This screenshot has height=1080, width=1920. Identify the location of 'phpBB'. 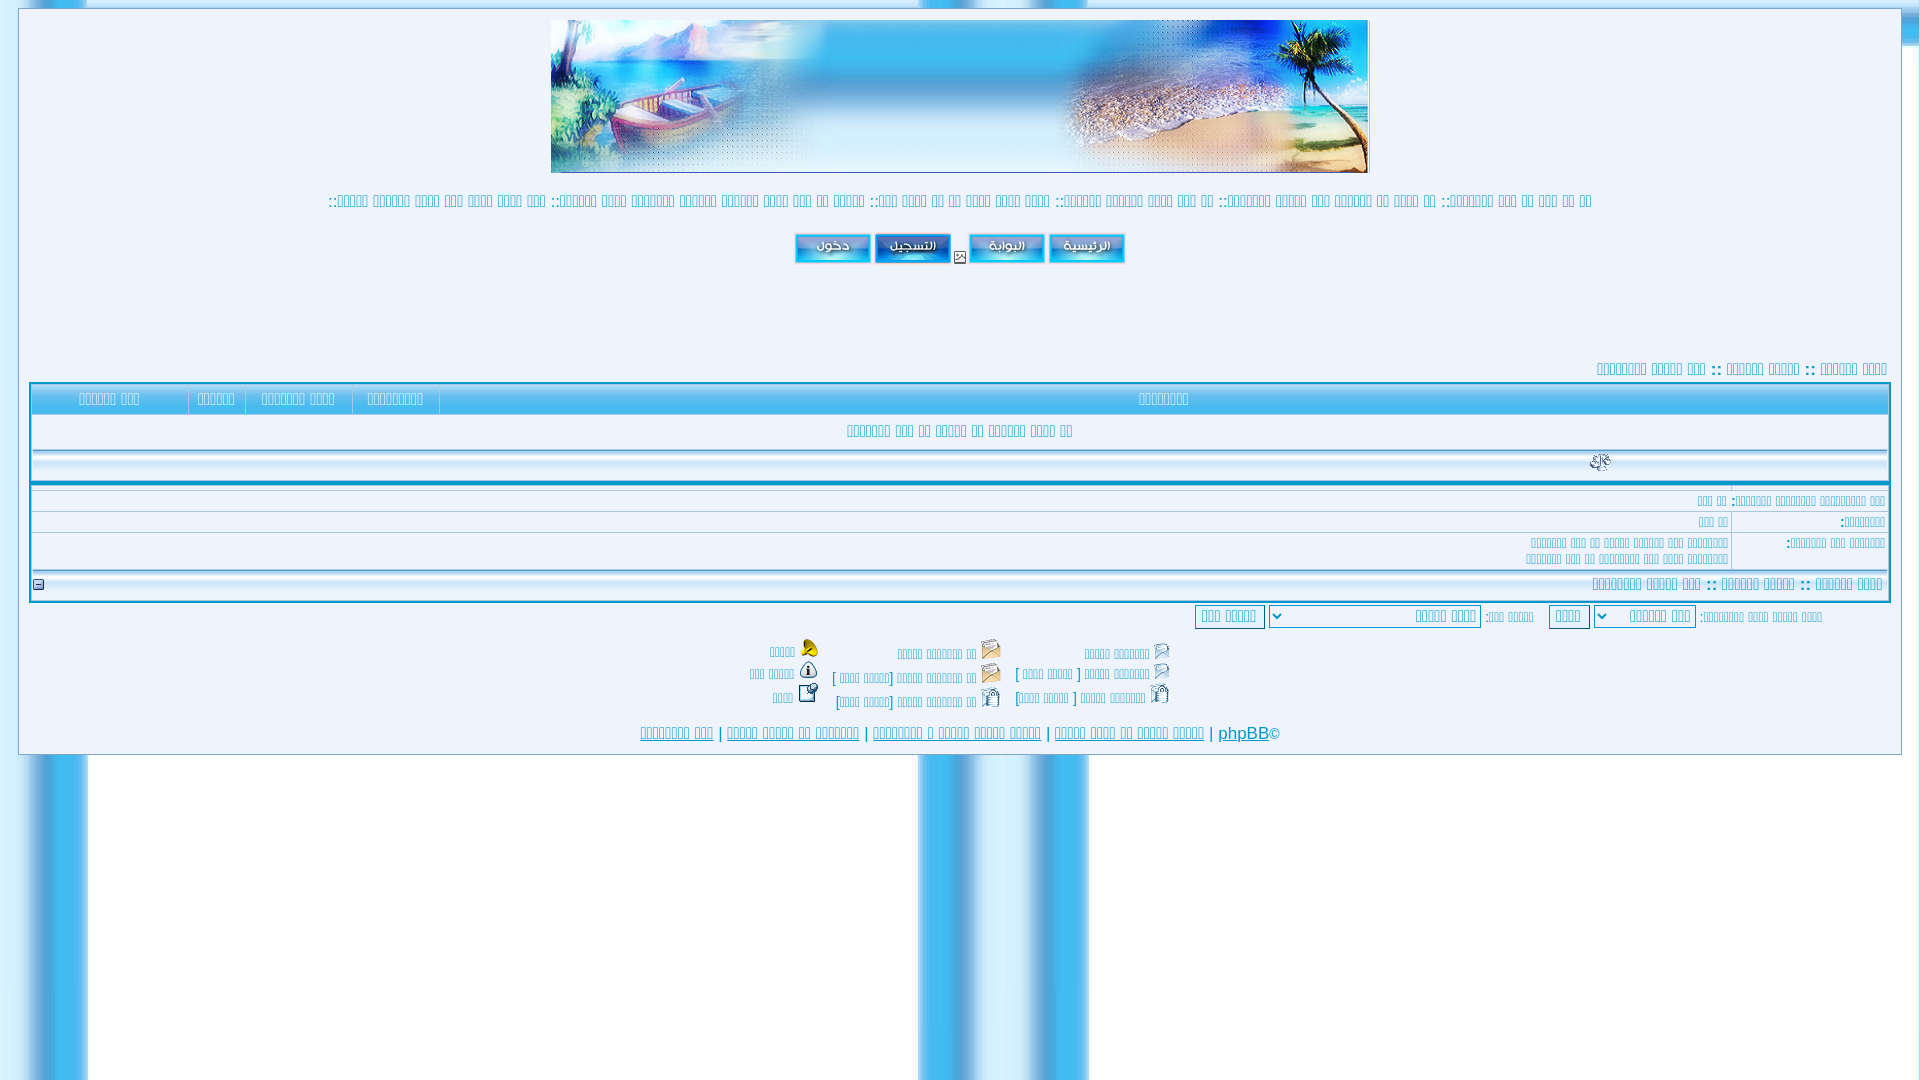
(1242, 733).